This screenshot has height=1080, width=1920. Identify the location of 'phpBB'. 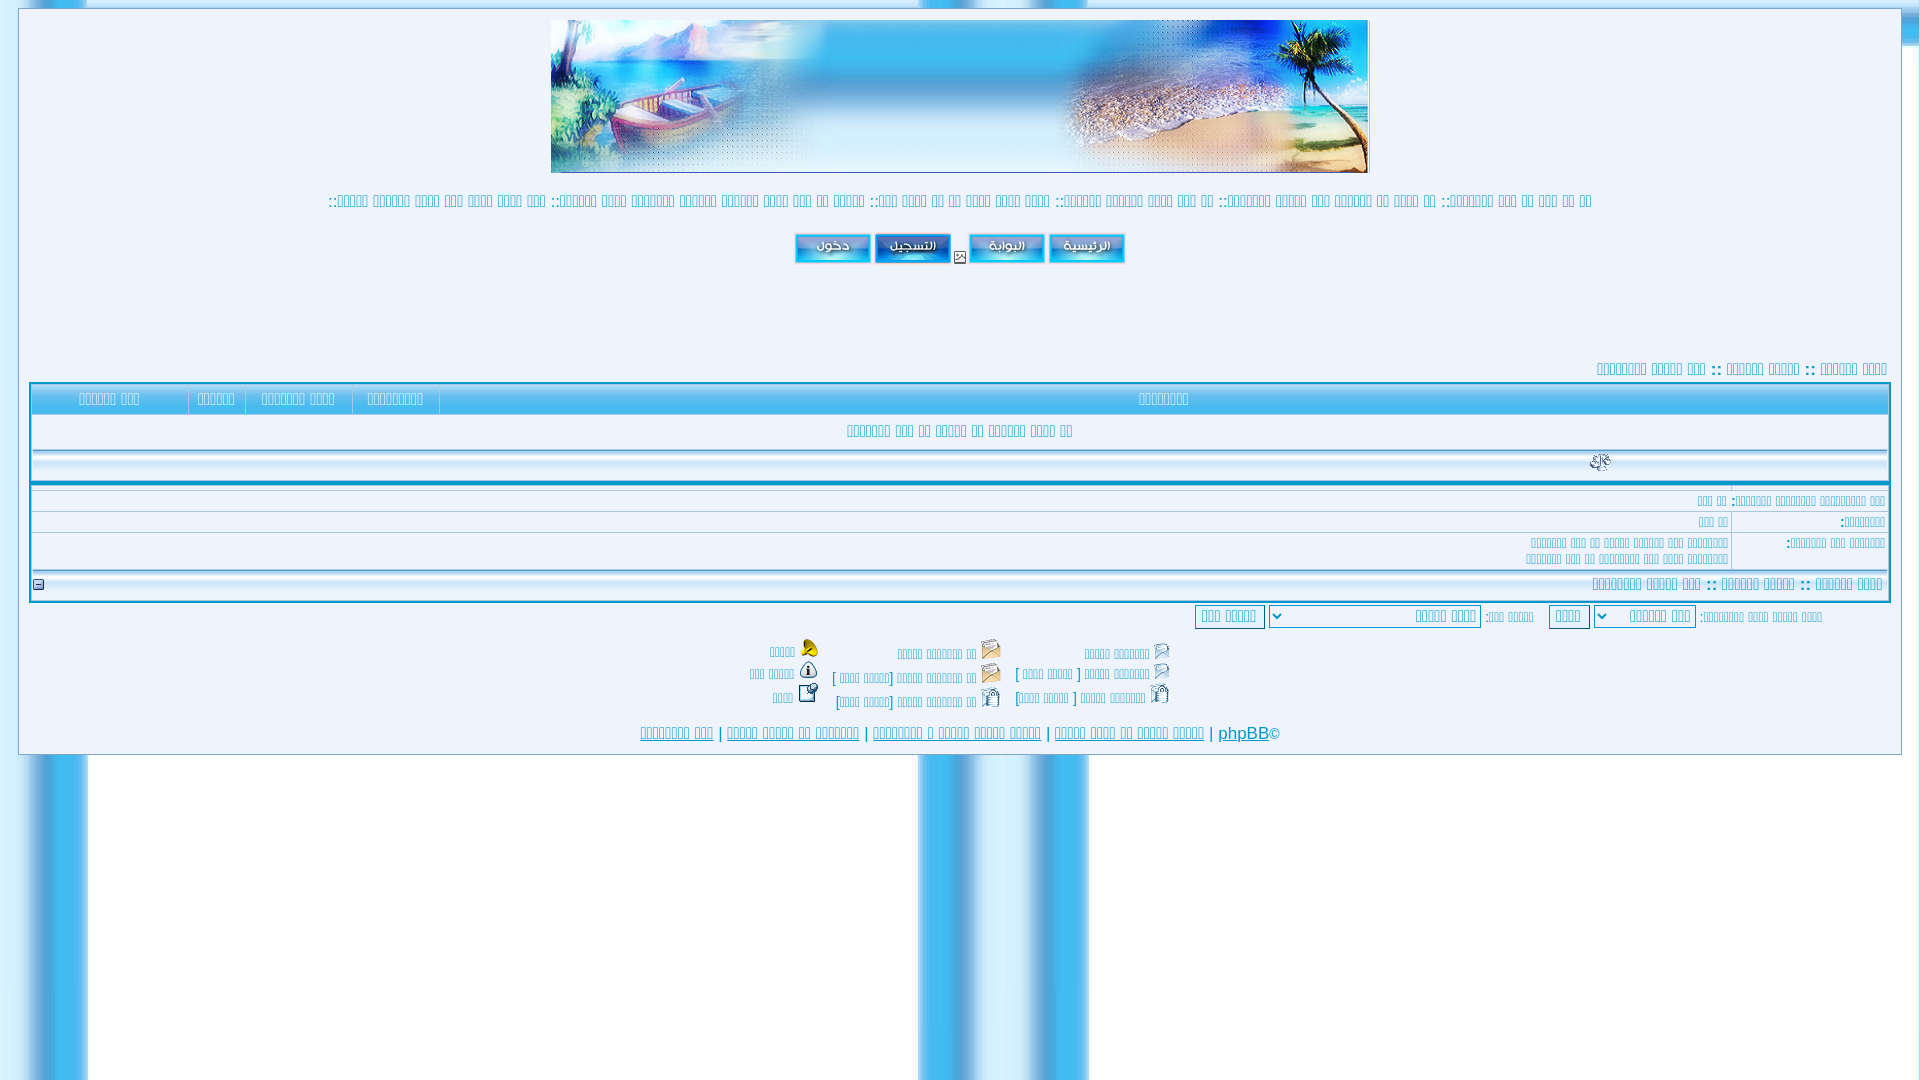
(1242, 733).